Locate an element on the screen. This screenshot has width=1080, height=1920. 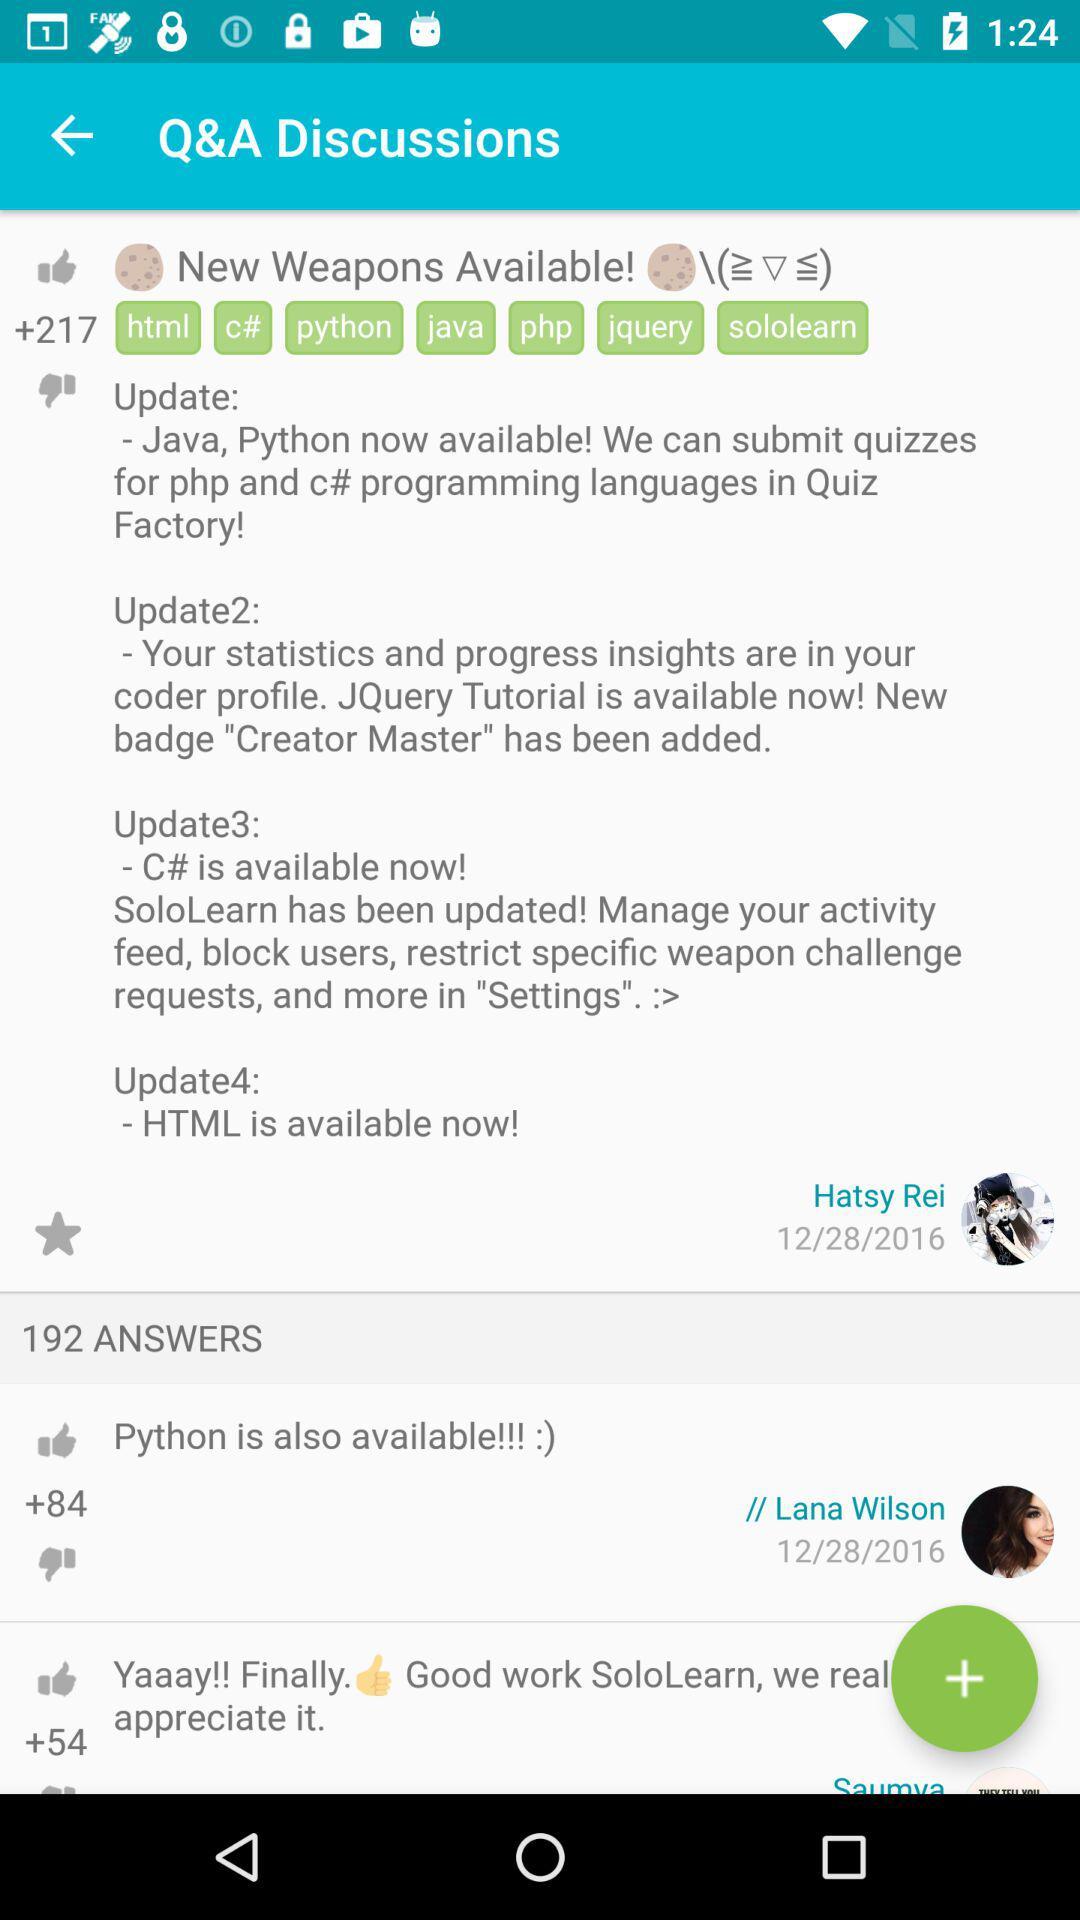
the icon to the left of 12/28/2016 item is located at coordinates (56, 1232).